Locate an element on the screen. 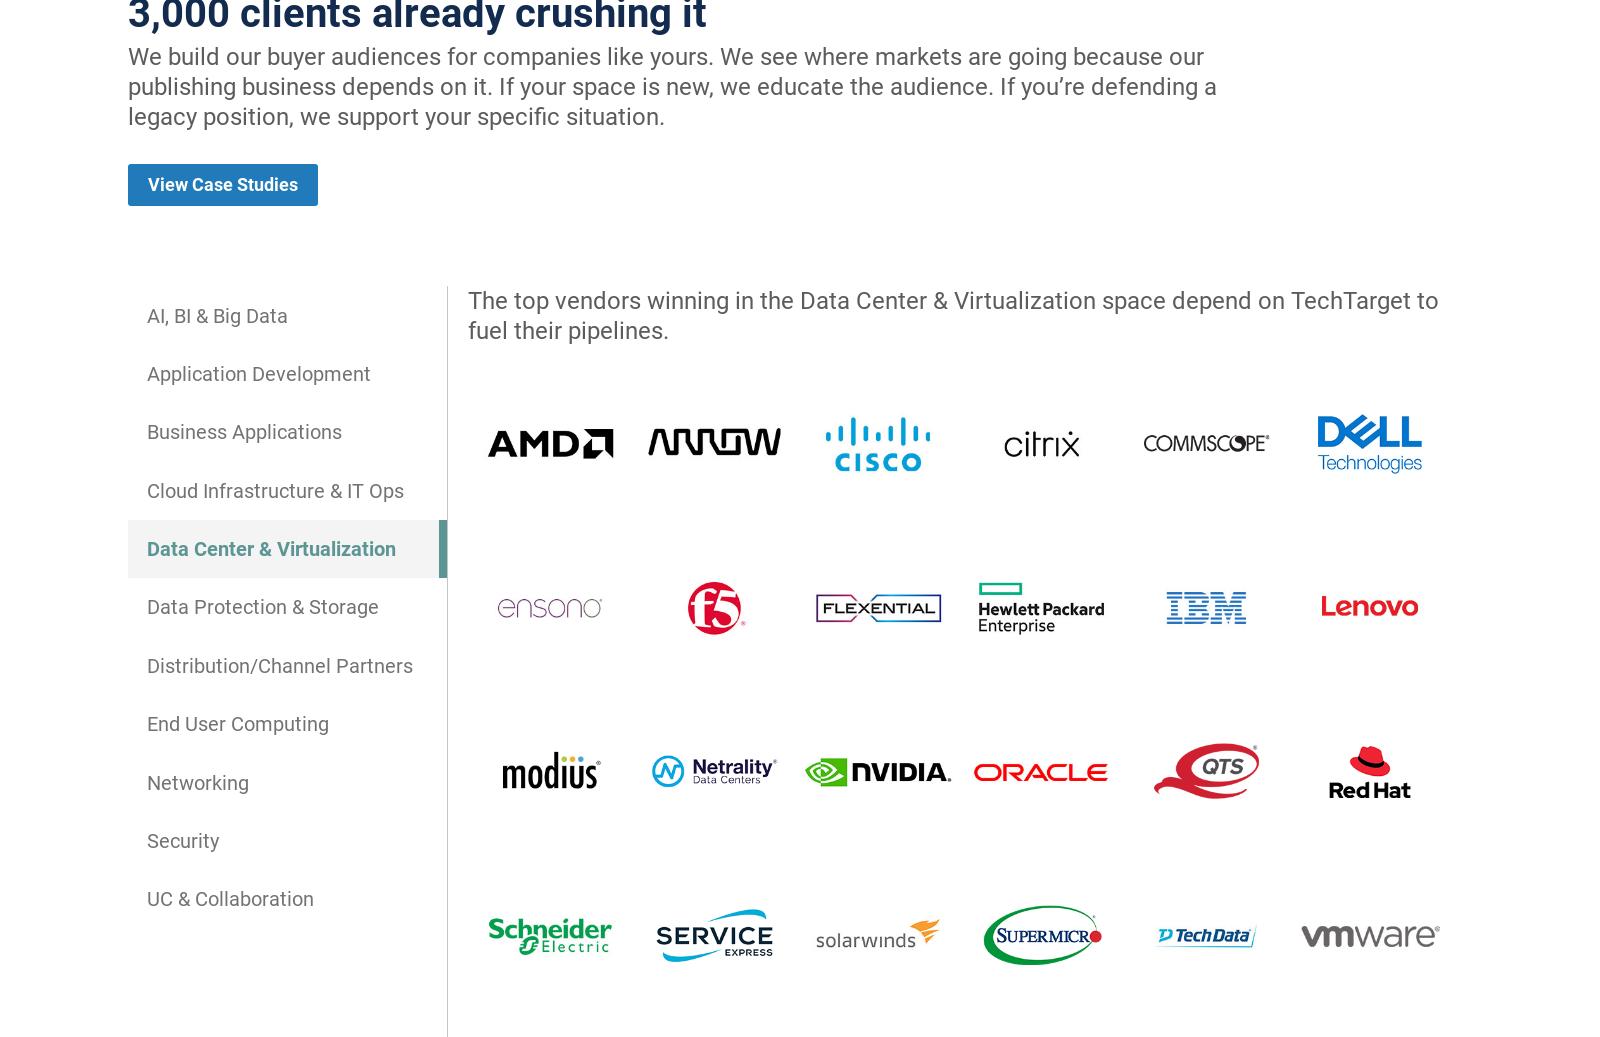  'Business Applications' is located at coordinates (146, 431).